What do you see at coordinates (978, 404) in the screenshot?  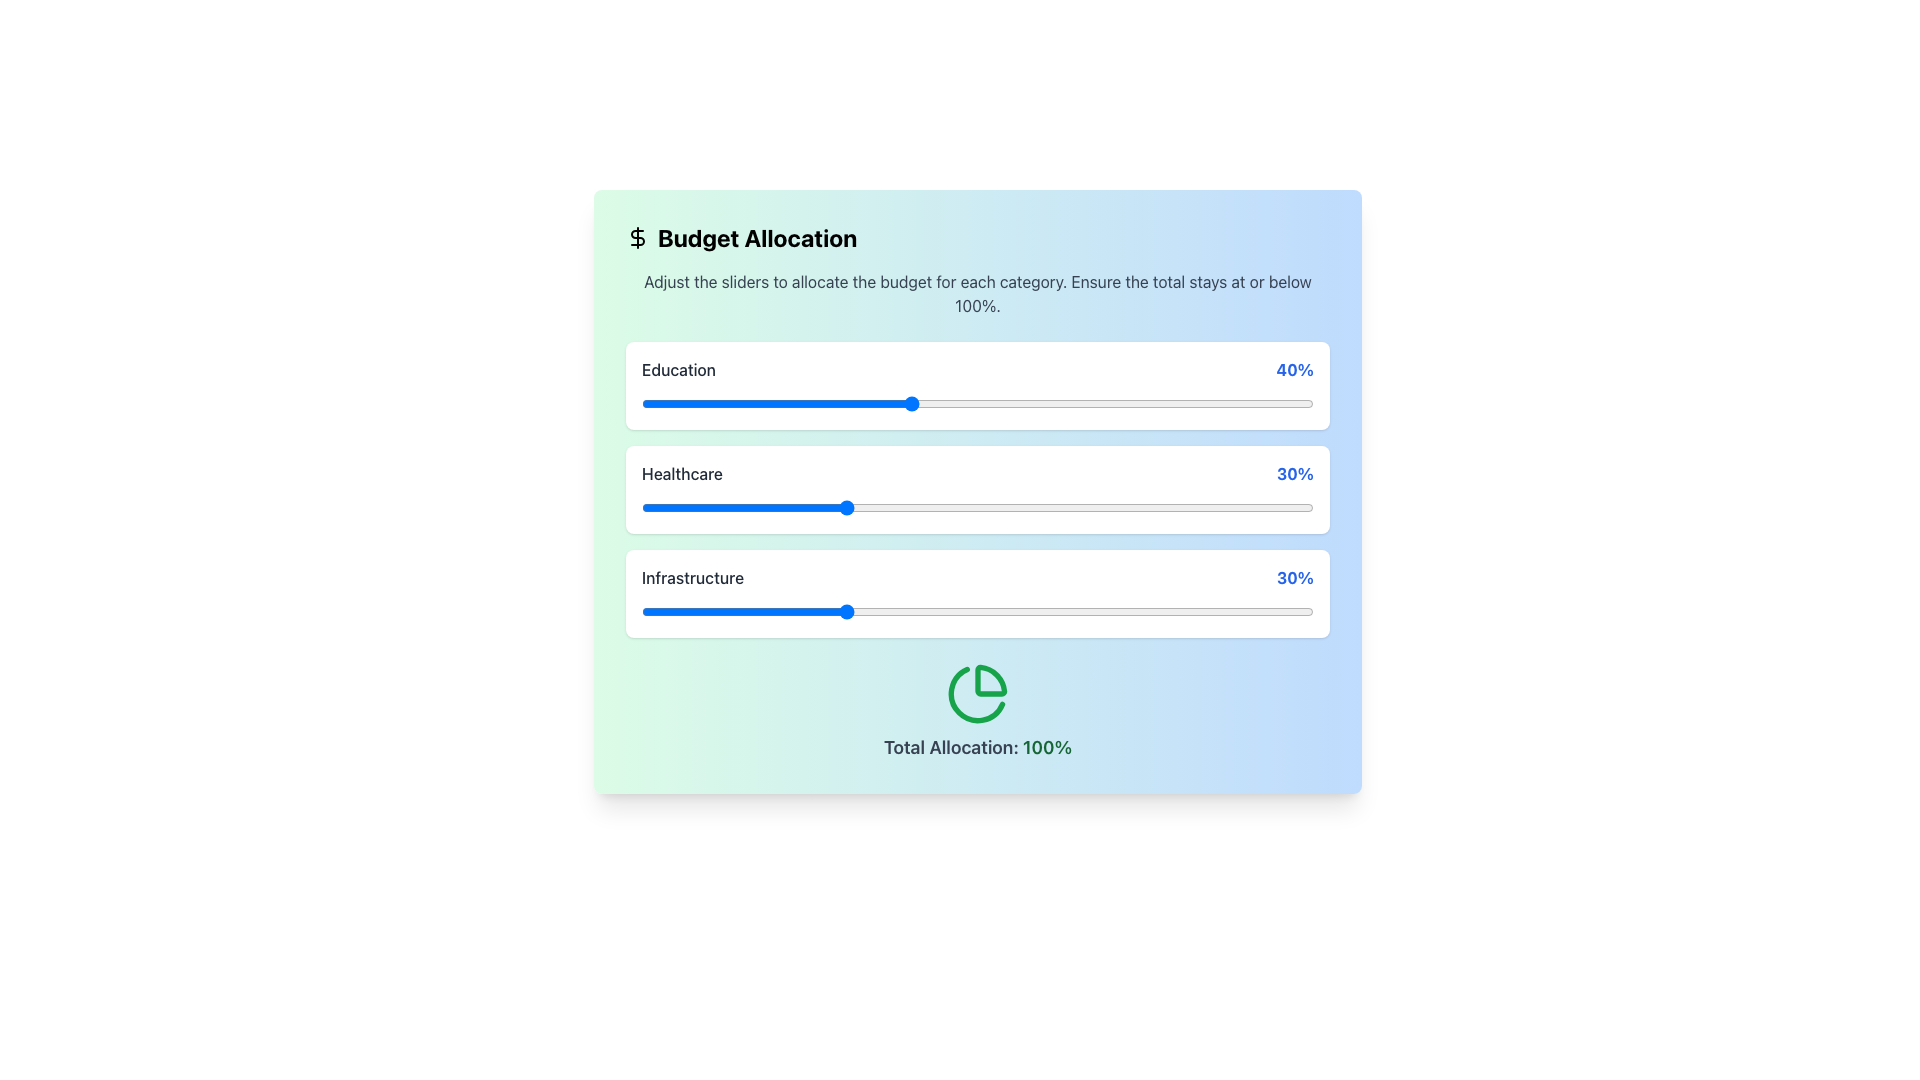 I see `the thumb of the 'Education' slider located below the label 'Education' and percentage value '40%'` at bounding box center [978, 404].